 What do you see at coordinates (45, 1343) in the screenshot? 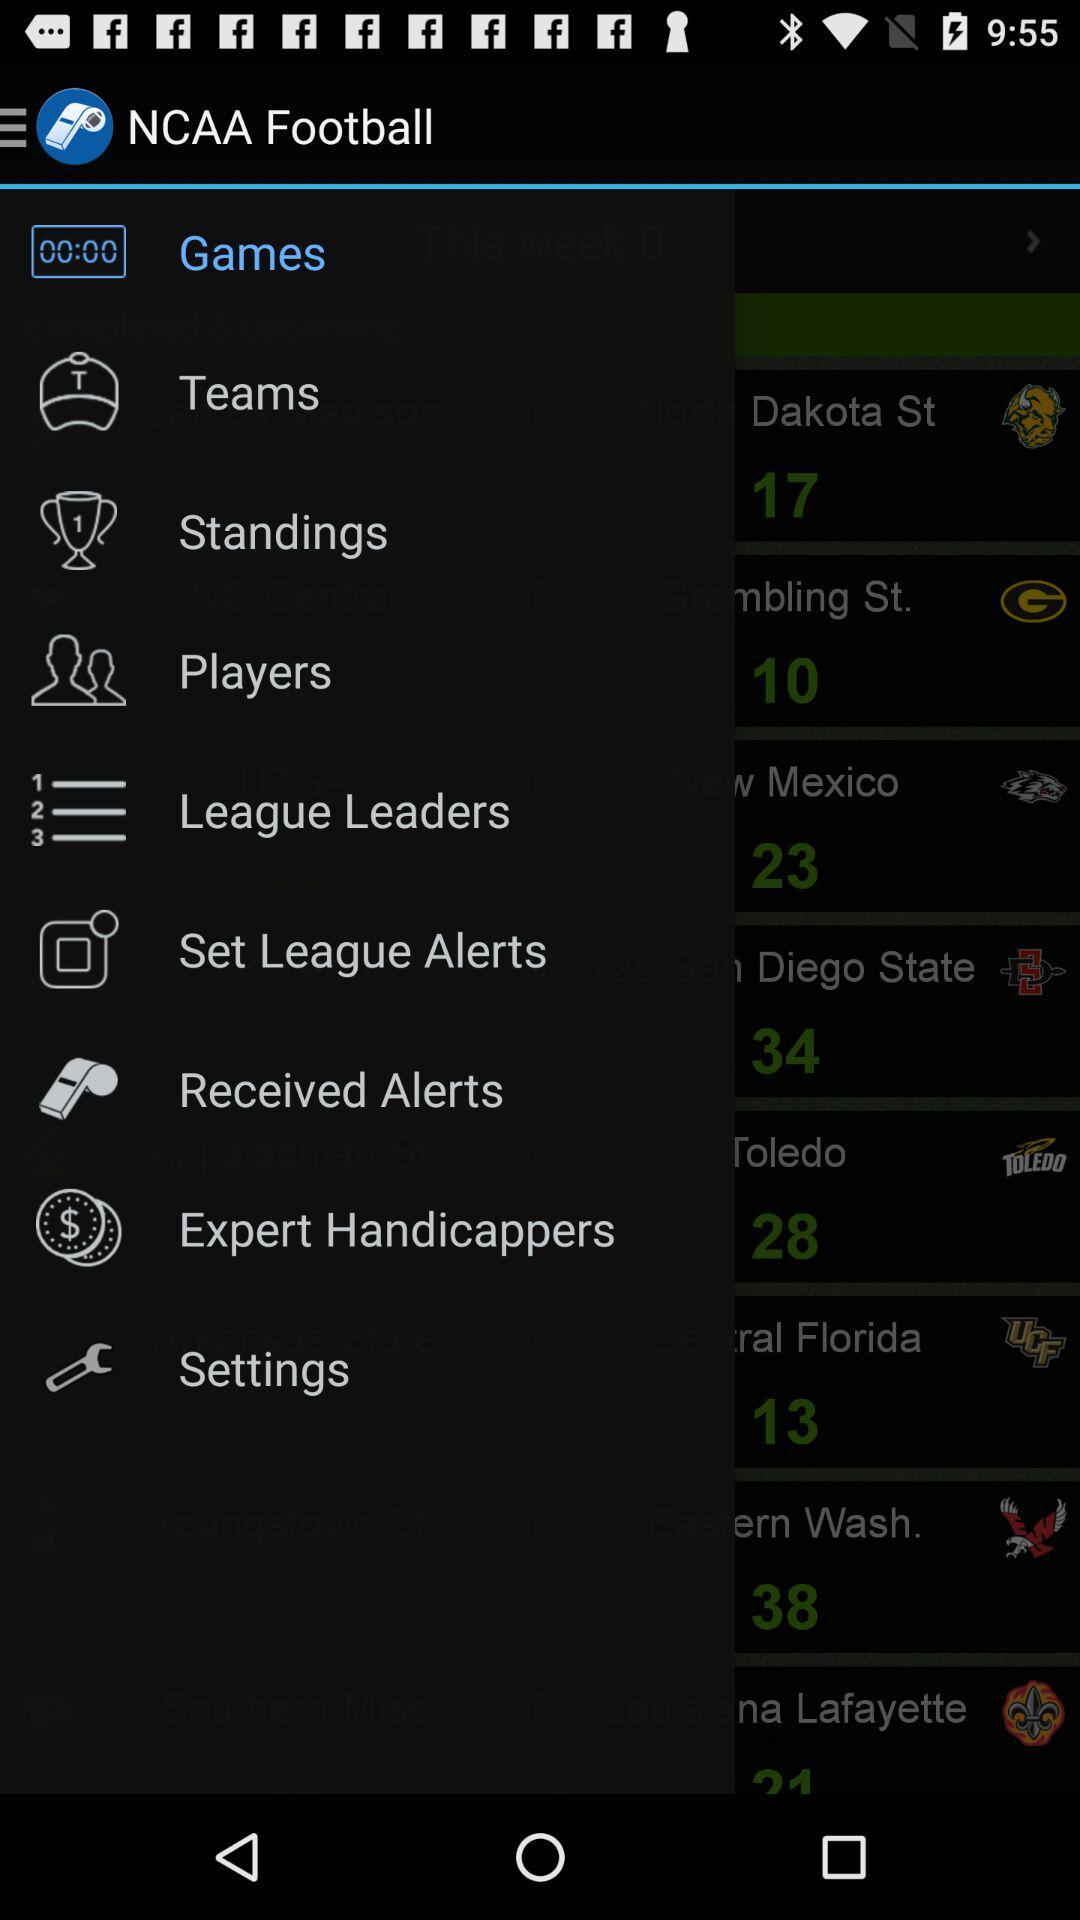
I see `the settings icon` at bounding box center [45, 1343].